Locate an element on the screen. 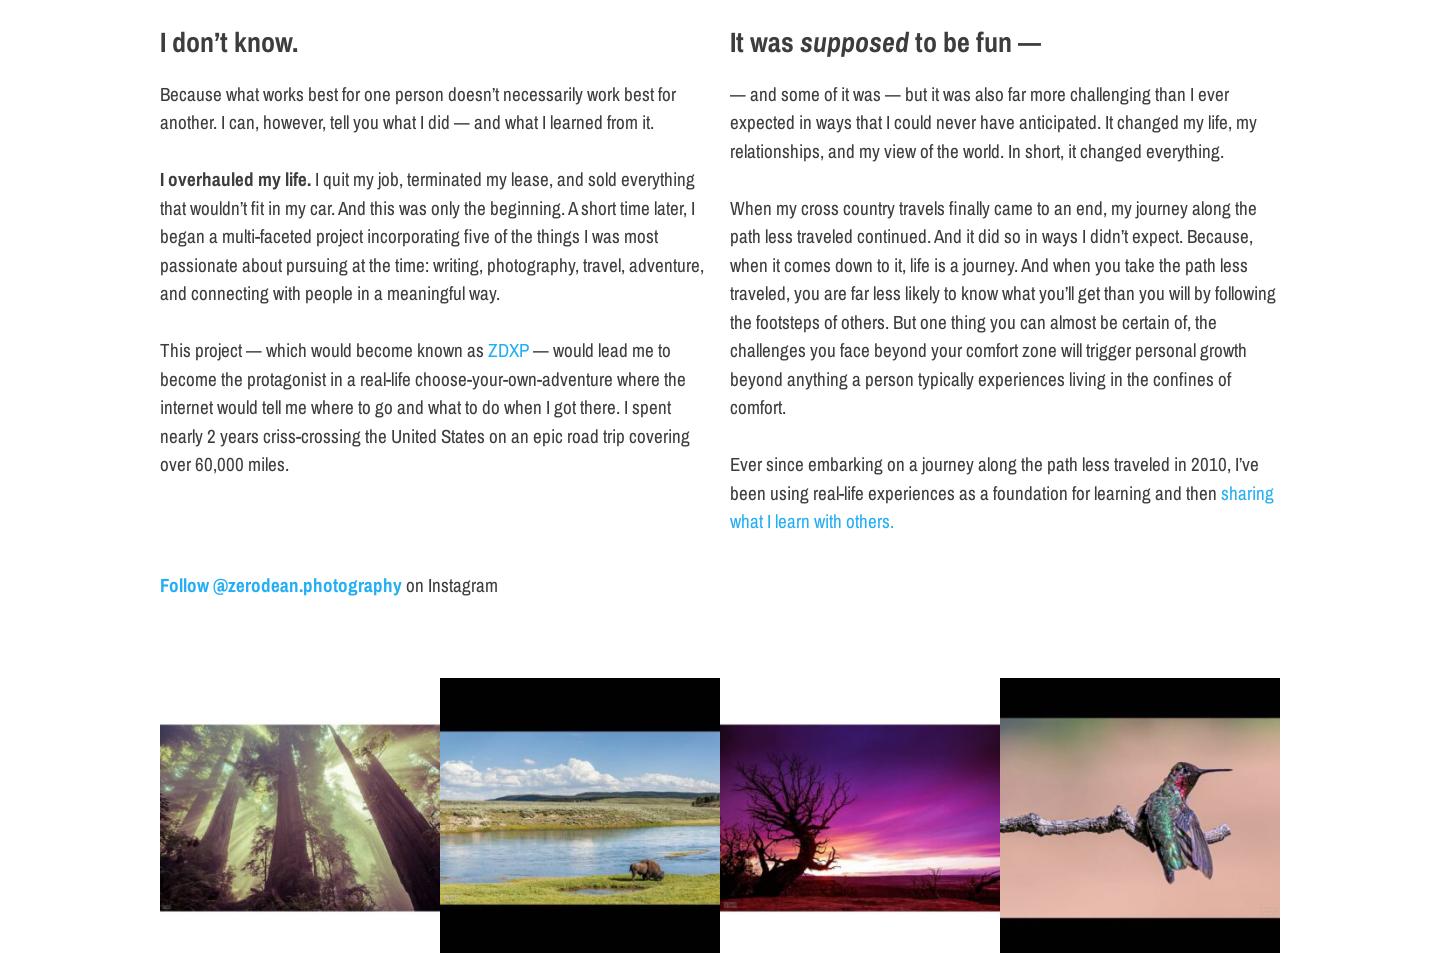  'Follow @zerodean.photography' is located at coordinates (279, 583).